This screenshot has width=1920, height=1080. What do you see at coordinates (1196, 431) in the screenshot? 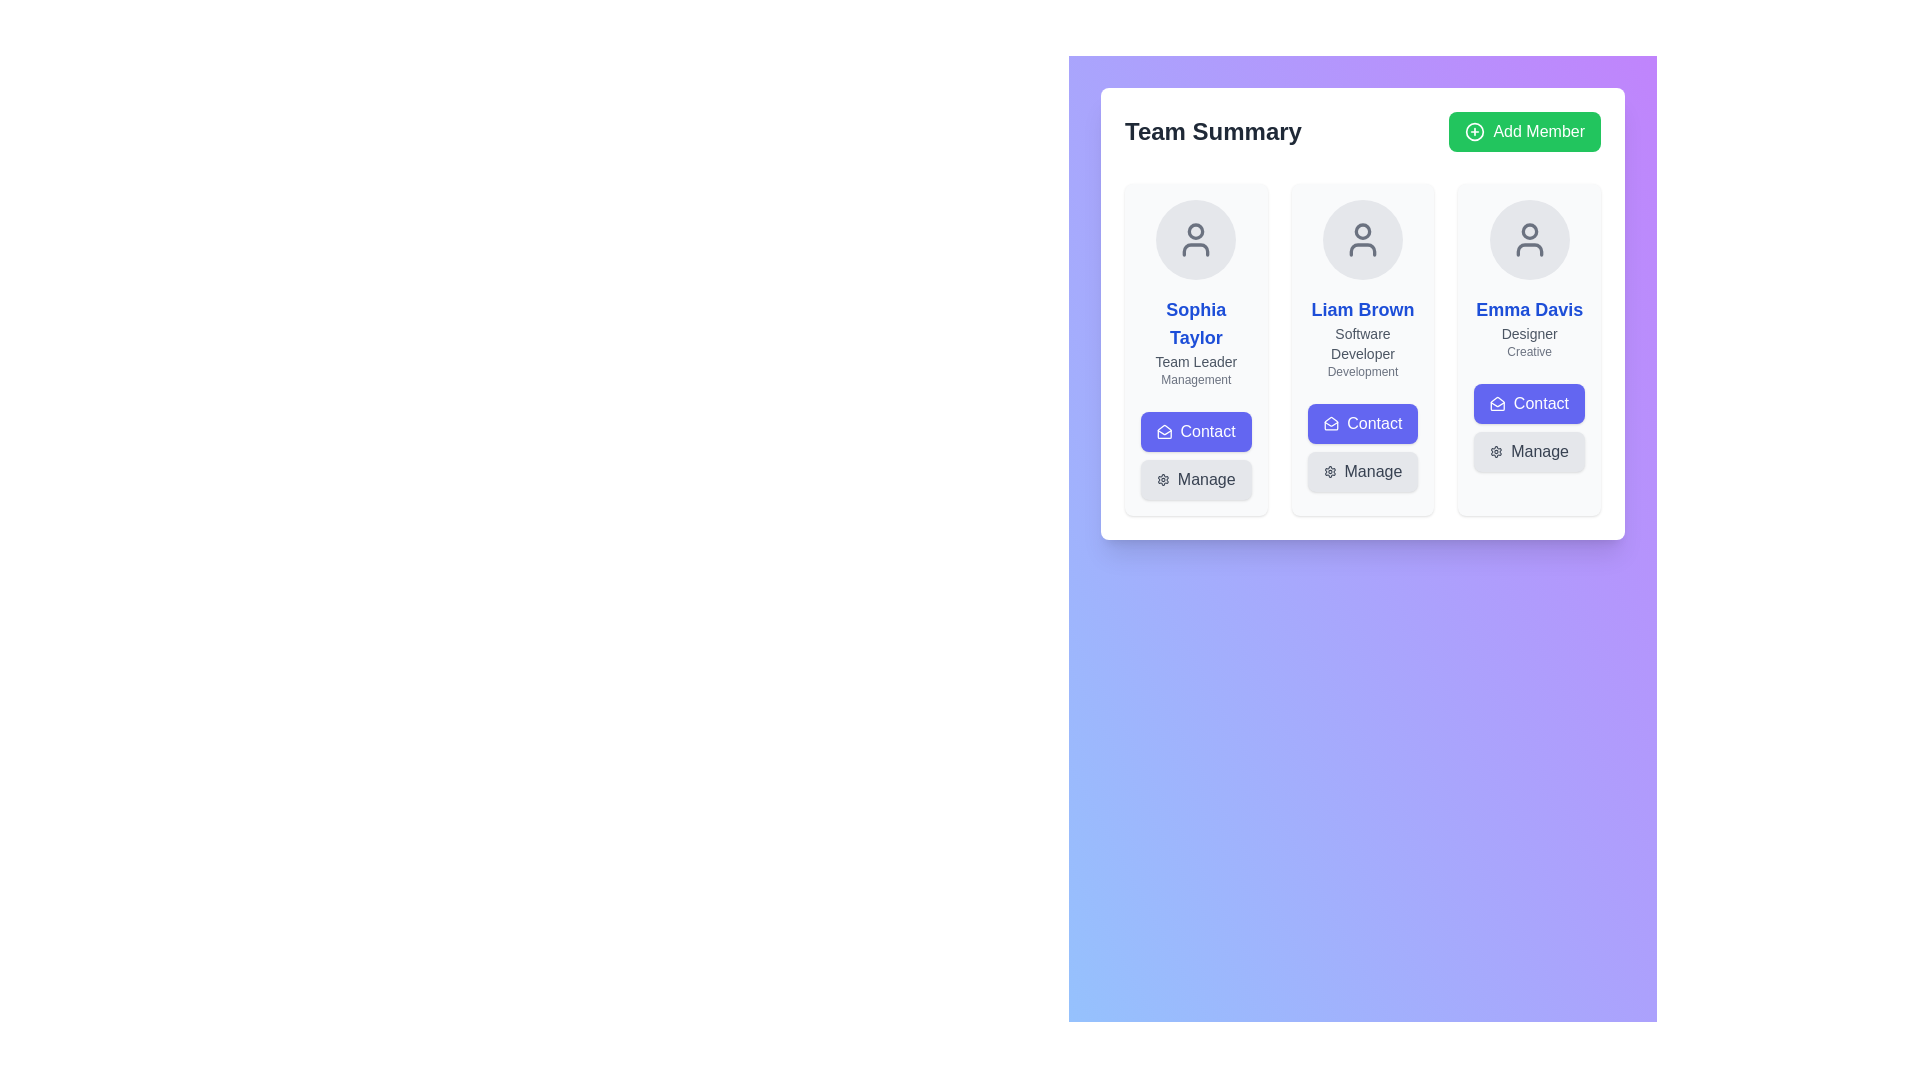
I see `the contact initiation button located in the first column of the card labeled 'Sophia Taylor', positioned above the 'Manage' button` at bounding box center [1196, 431].